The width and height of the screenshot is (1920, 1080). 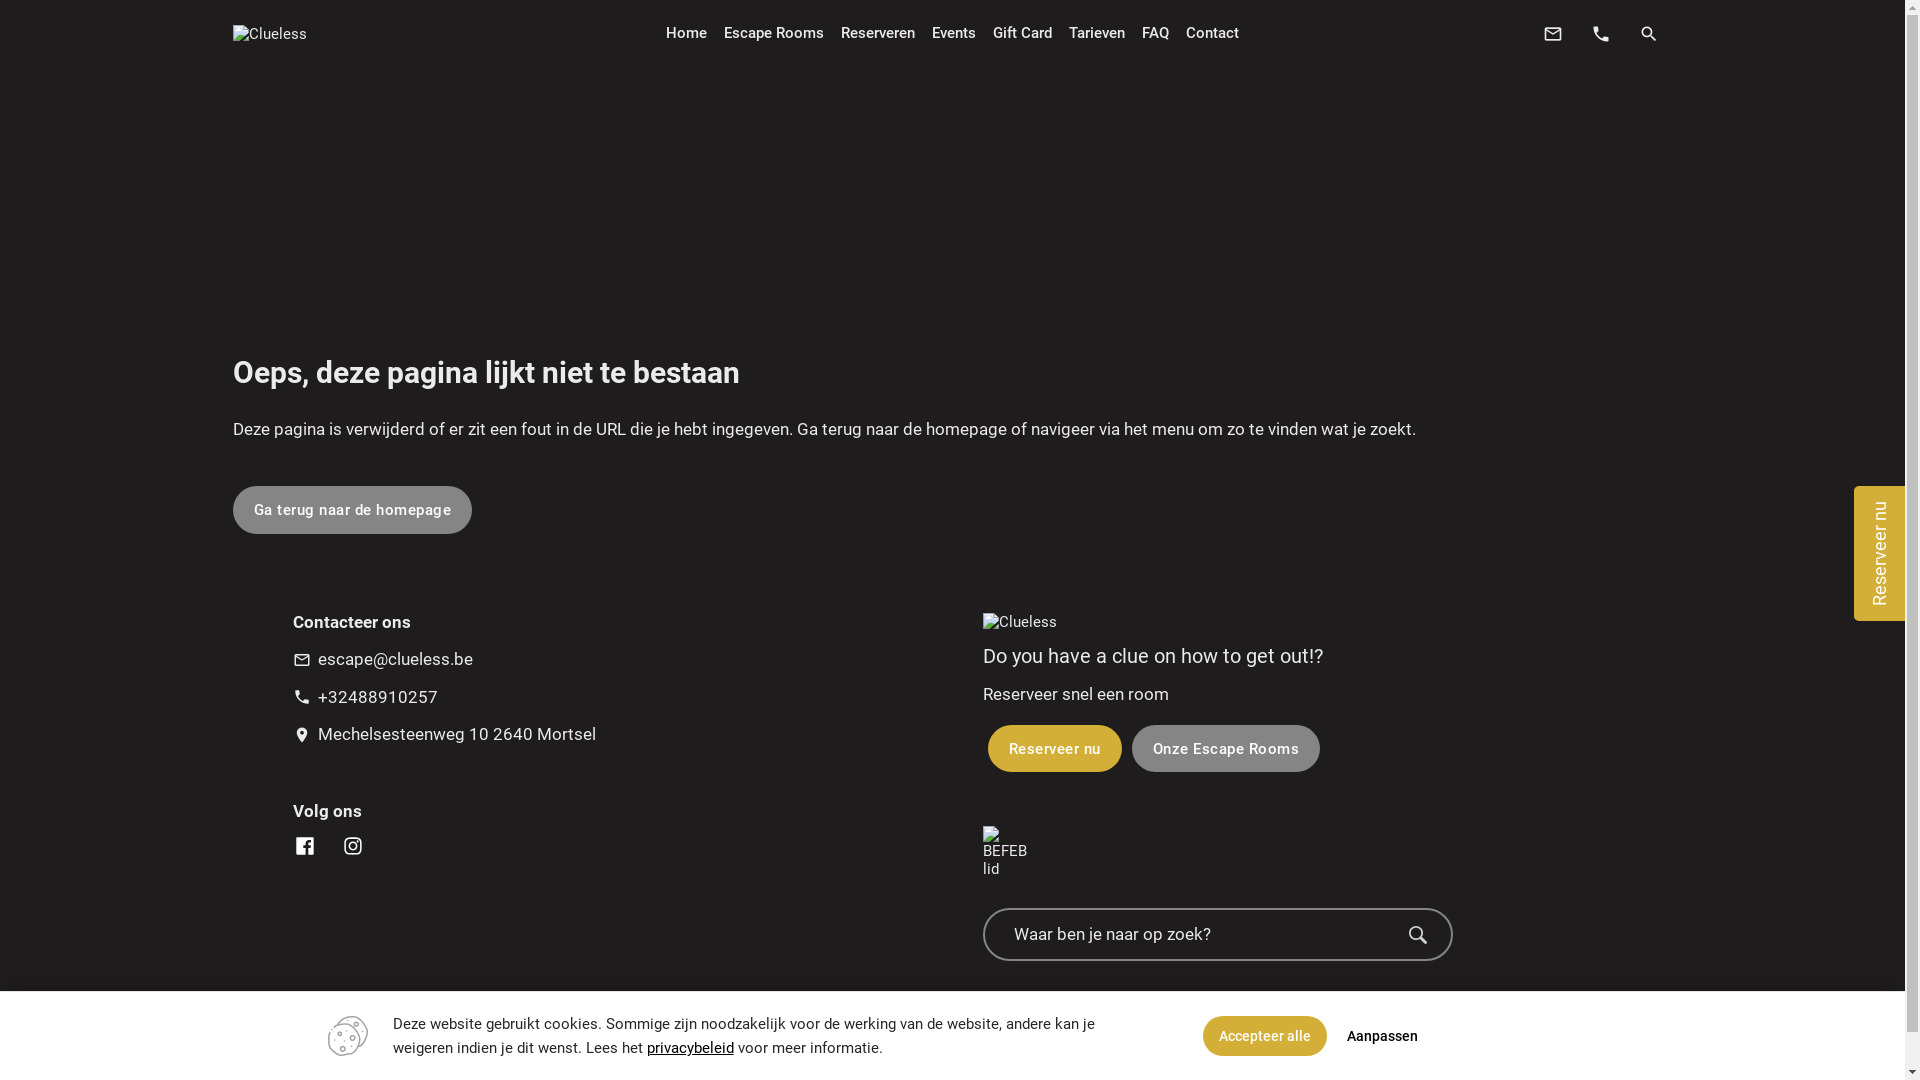 What do you see at coordinates (1225, 748) in the screenshot?
I see `'Onze Escape Rooms'` at bounding box center [1225, 748].